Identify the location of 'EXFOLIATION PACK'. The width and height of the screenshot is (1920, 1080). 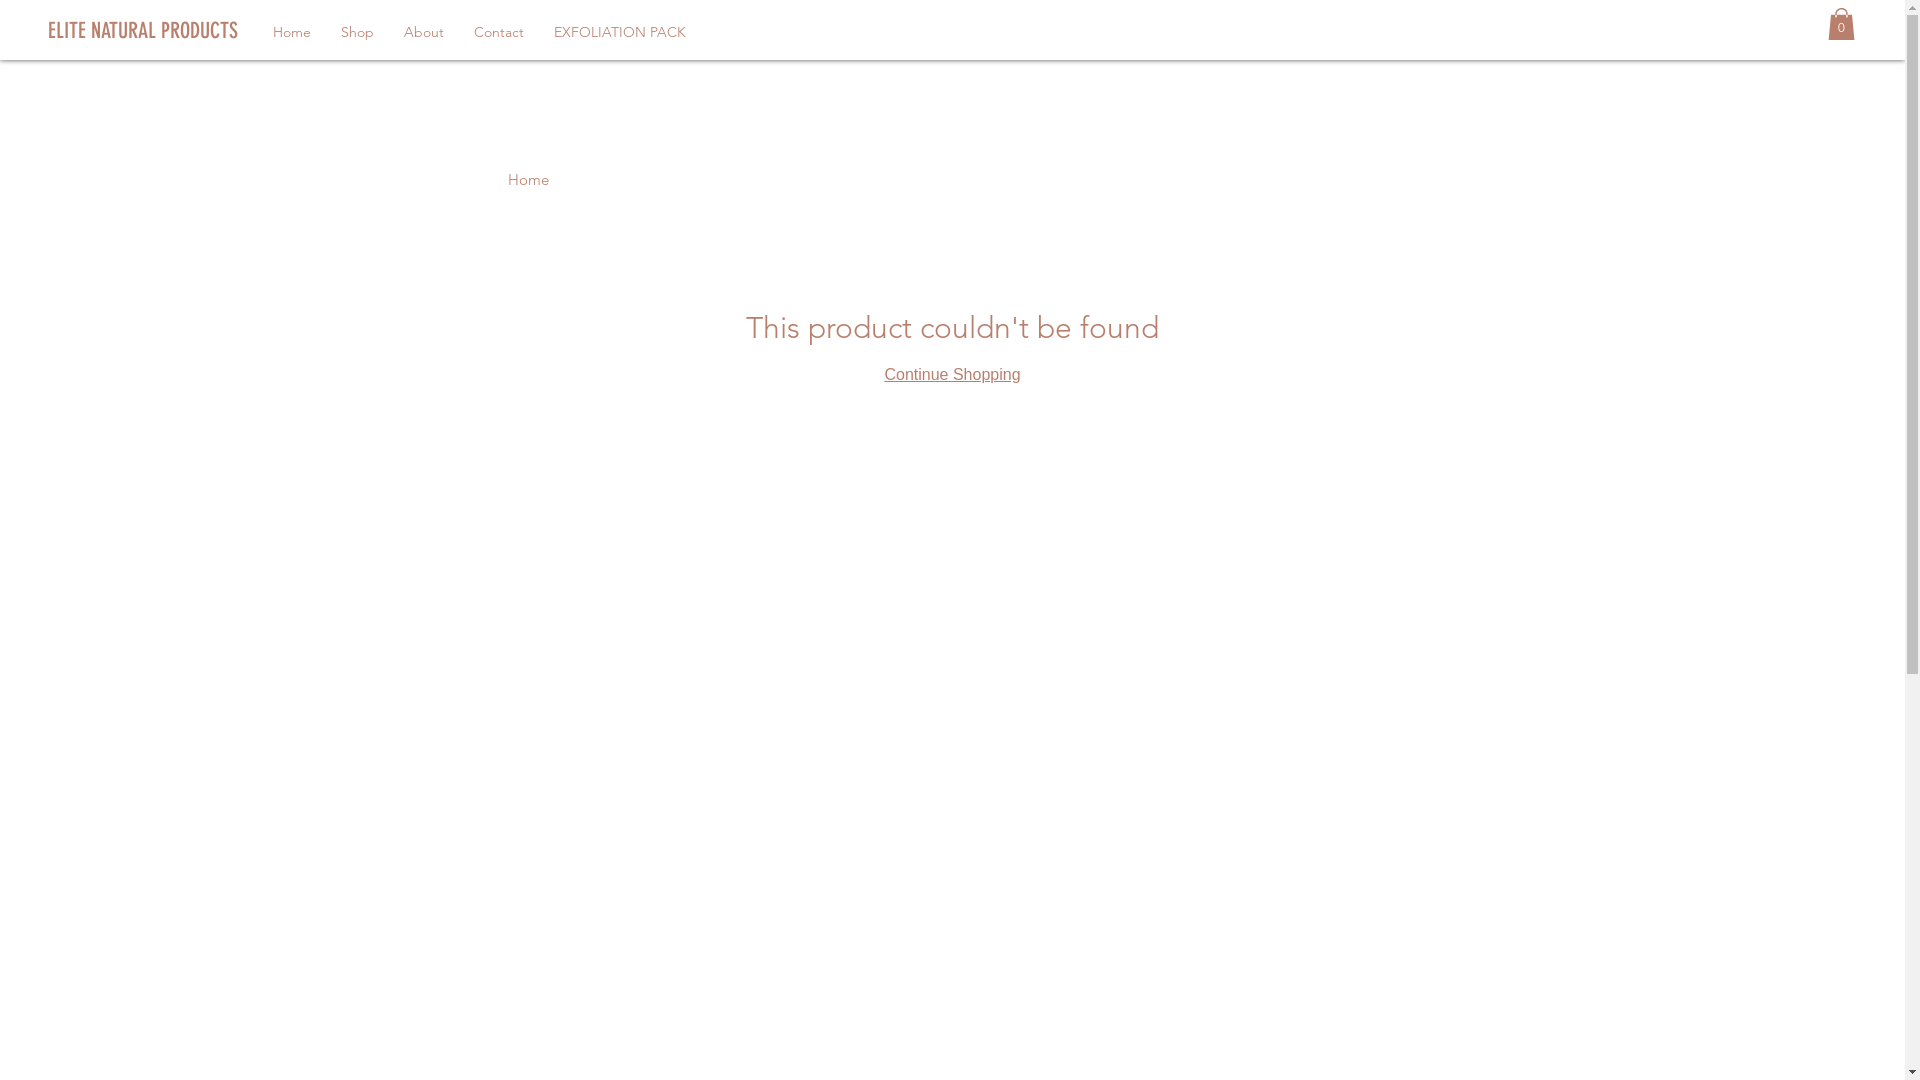
(618, 31).